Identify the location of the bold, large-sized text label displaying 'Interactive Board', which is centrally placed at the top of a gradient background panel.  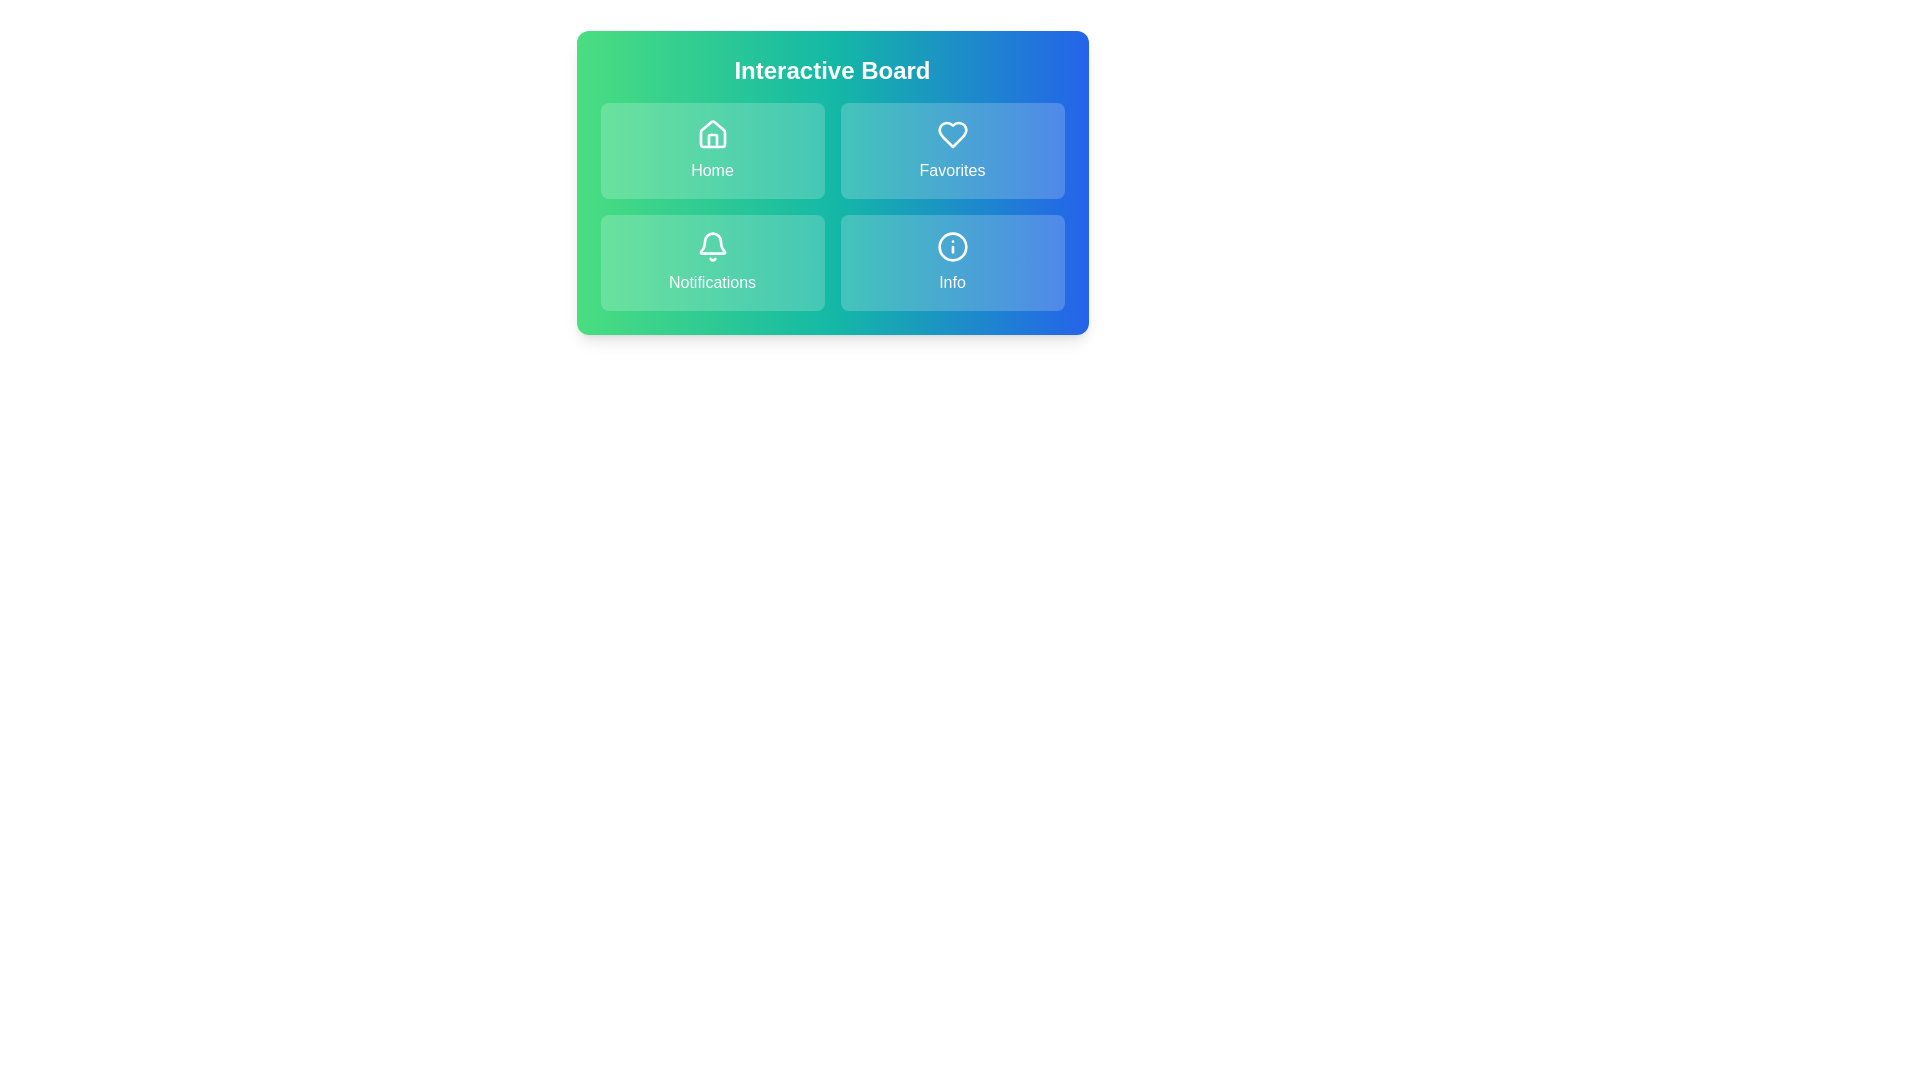
(832, 69).